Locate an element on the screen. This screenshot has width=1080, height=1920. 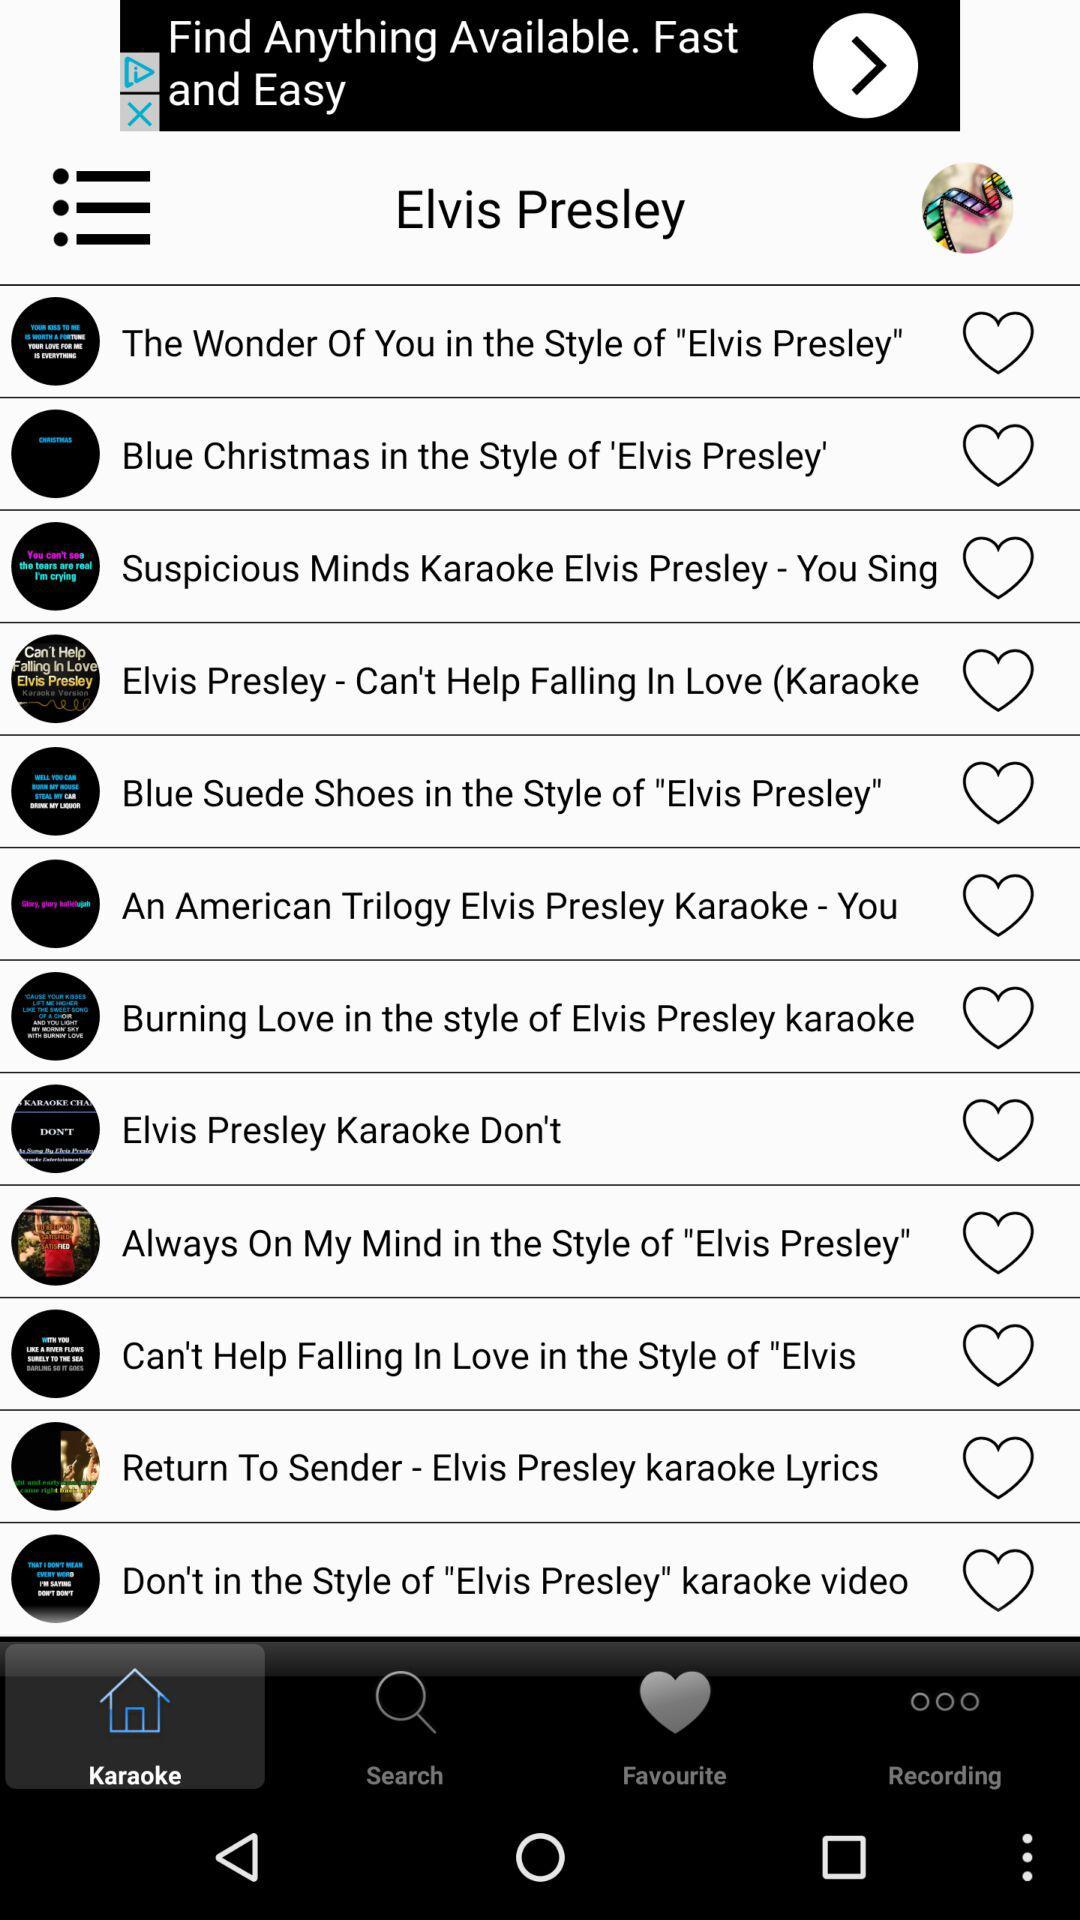
back button is located at coordinates (966, 207).